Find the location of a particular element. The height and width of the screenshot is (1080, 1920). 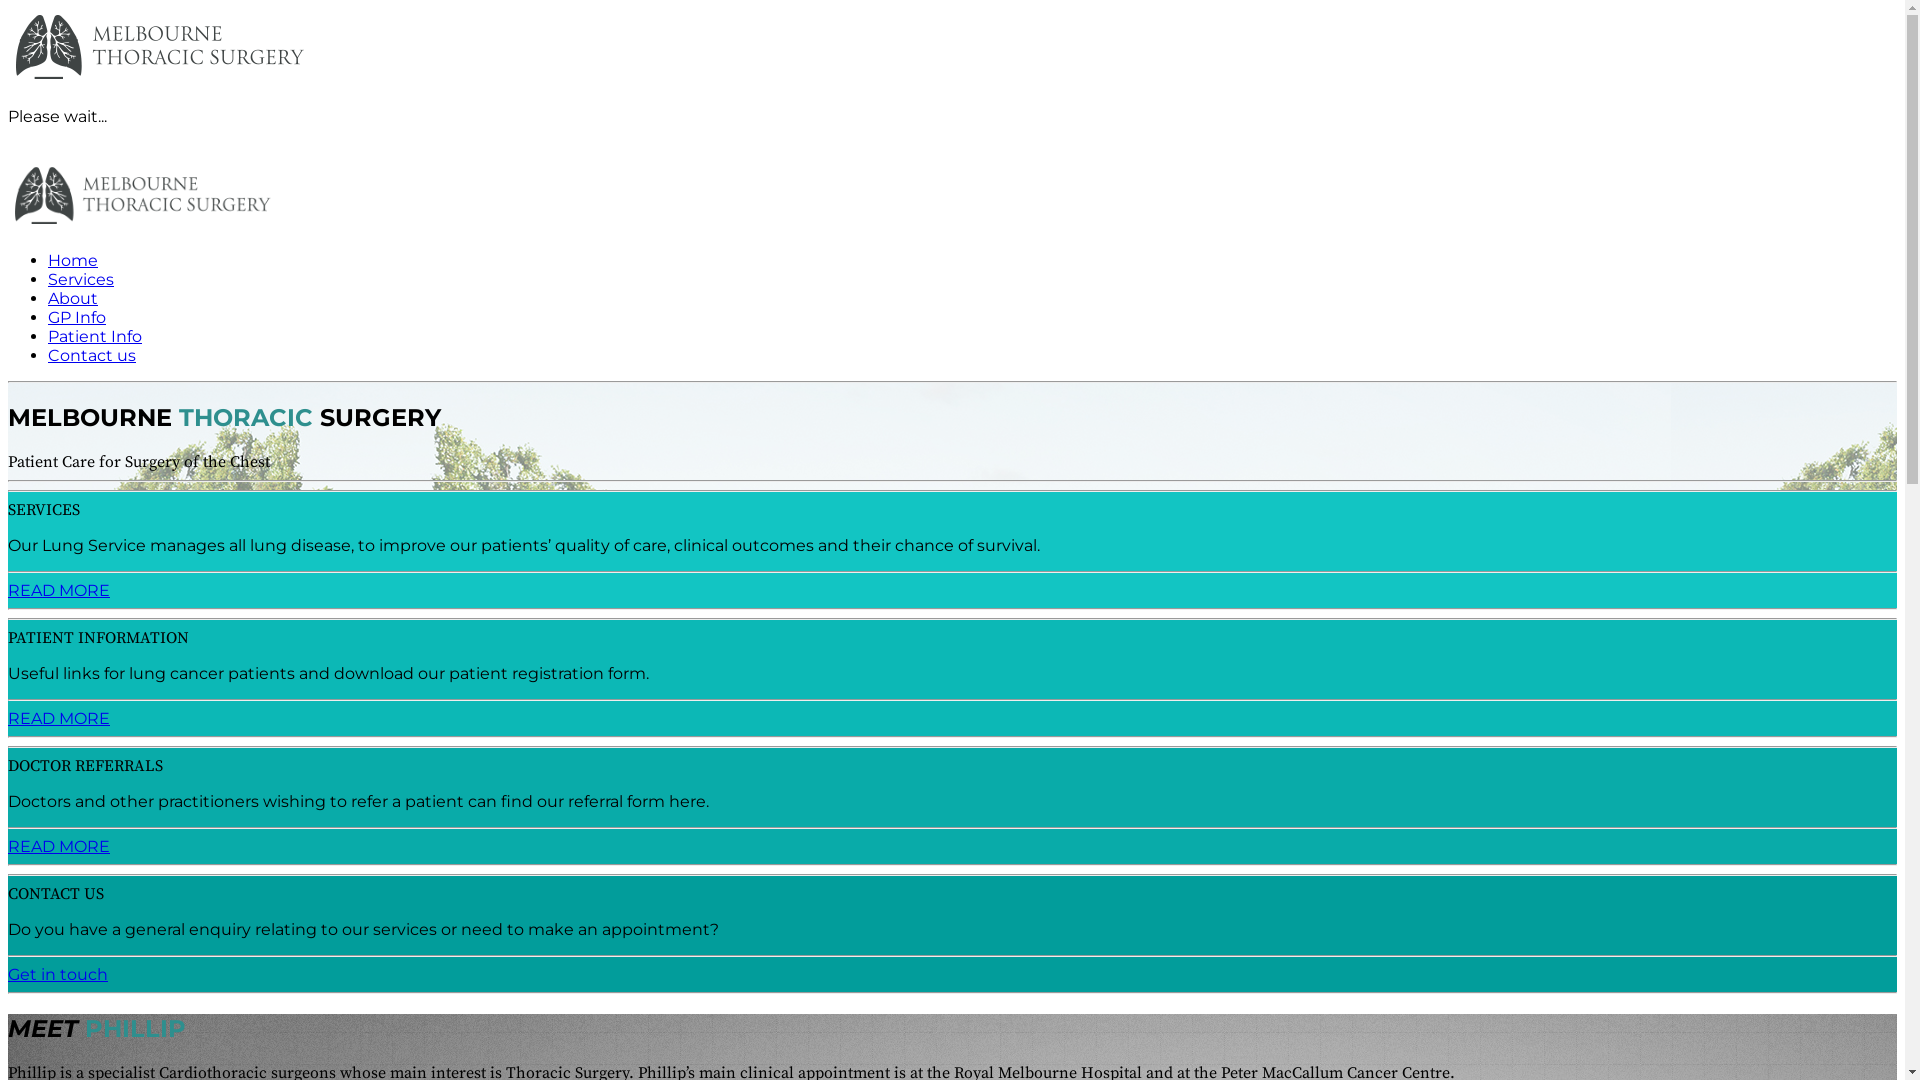

'Patient Info' is located at coordinates (94, 335).